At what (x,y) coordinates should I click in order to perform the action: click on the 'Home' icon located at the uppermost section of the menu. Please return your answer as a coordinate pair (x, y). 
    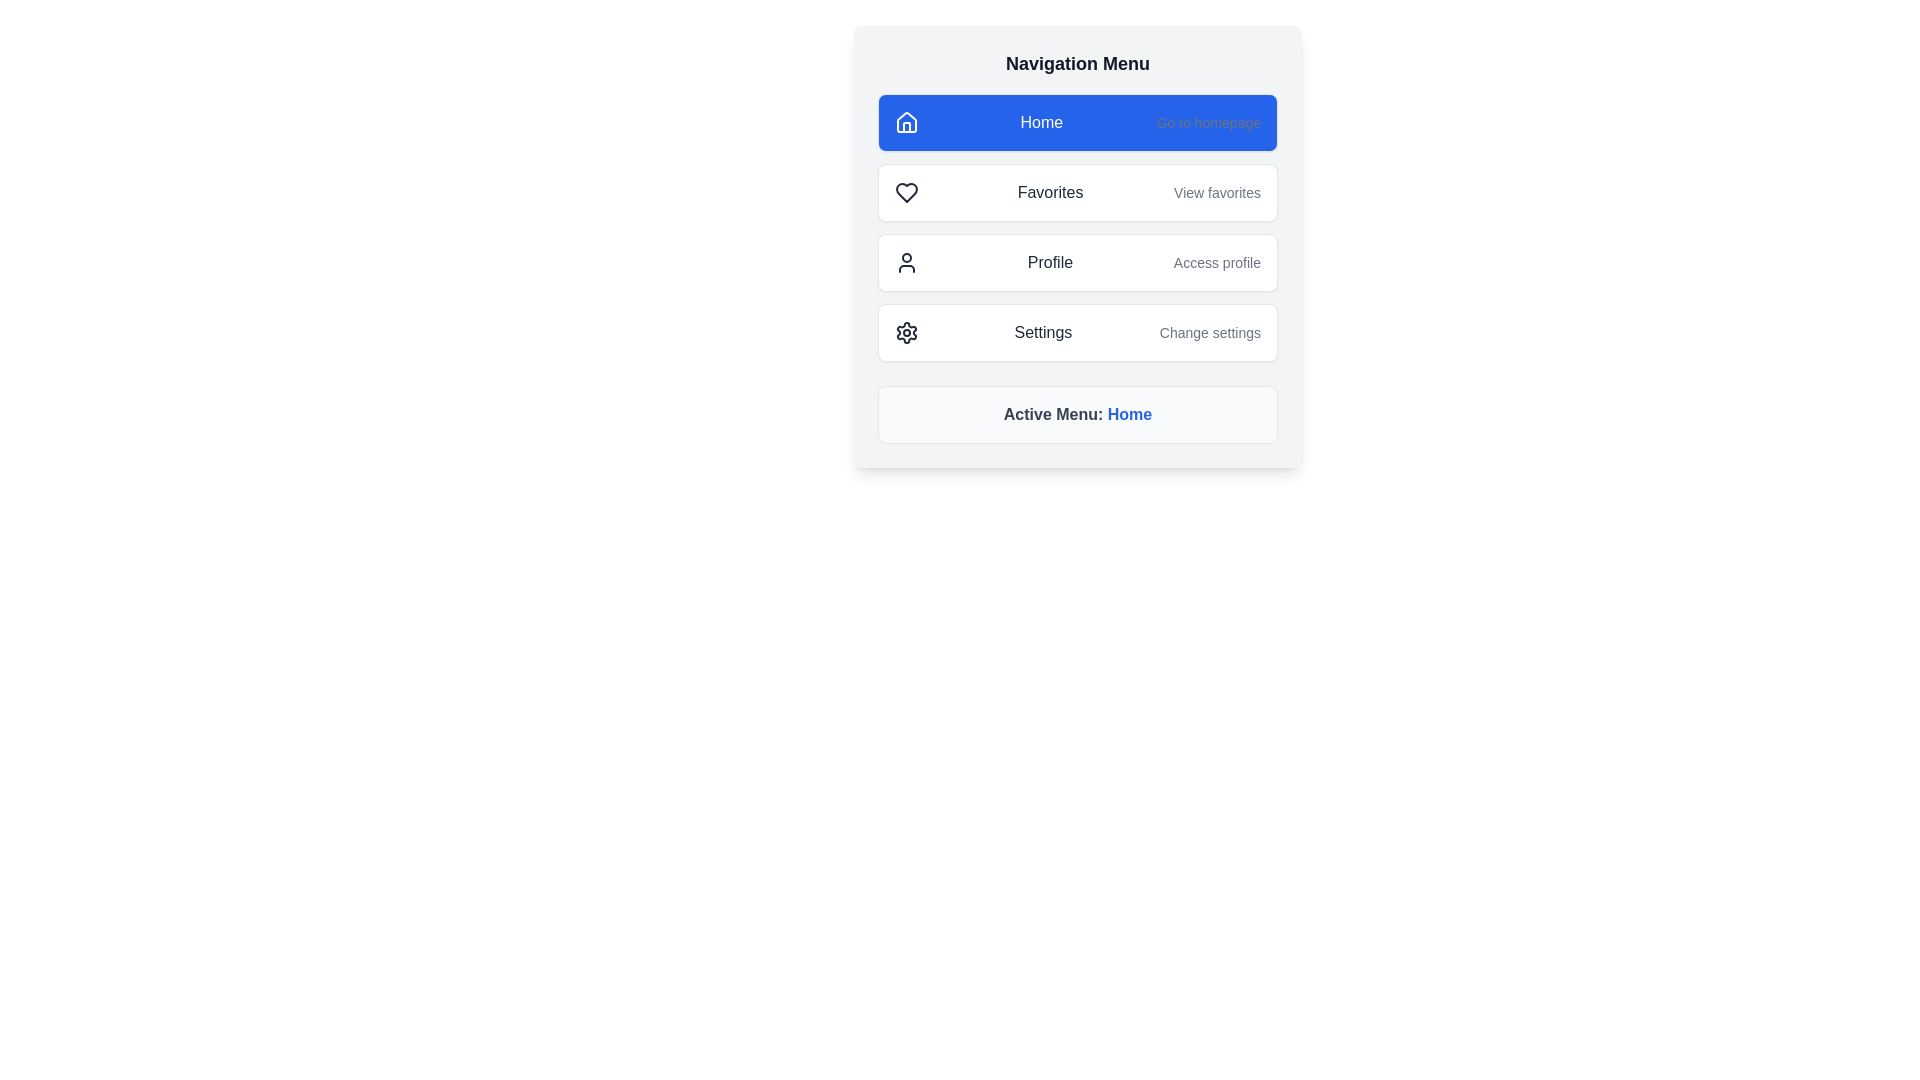
    Looking at the image, I should click on (906, 123).